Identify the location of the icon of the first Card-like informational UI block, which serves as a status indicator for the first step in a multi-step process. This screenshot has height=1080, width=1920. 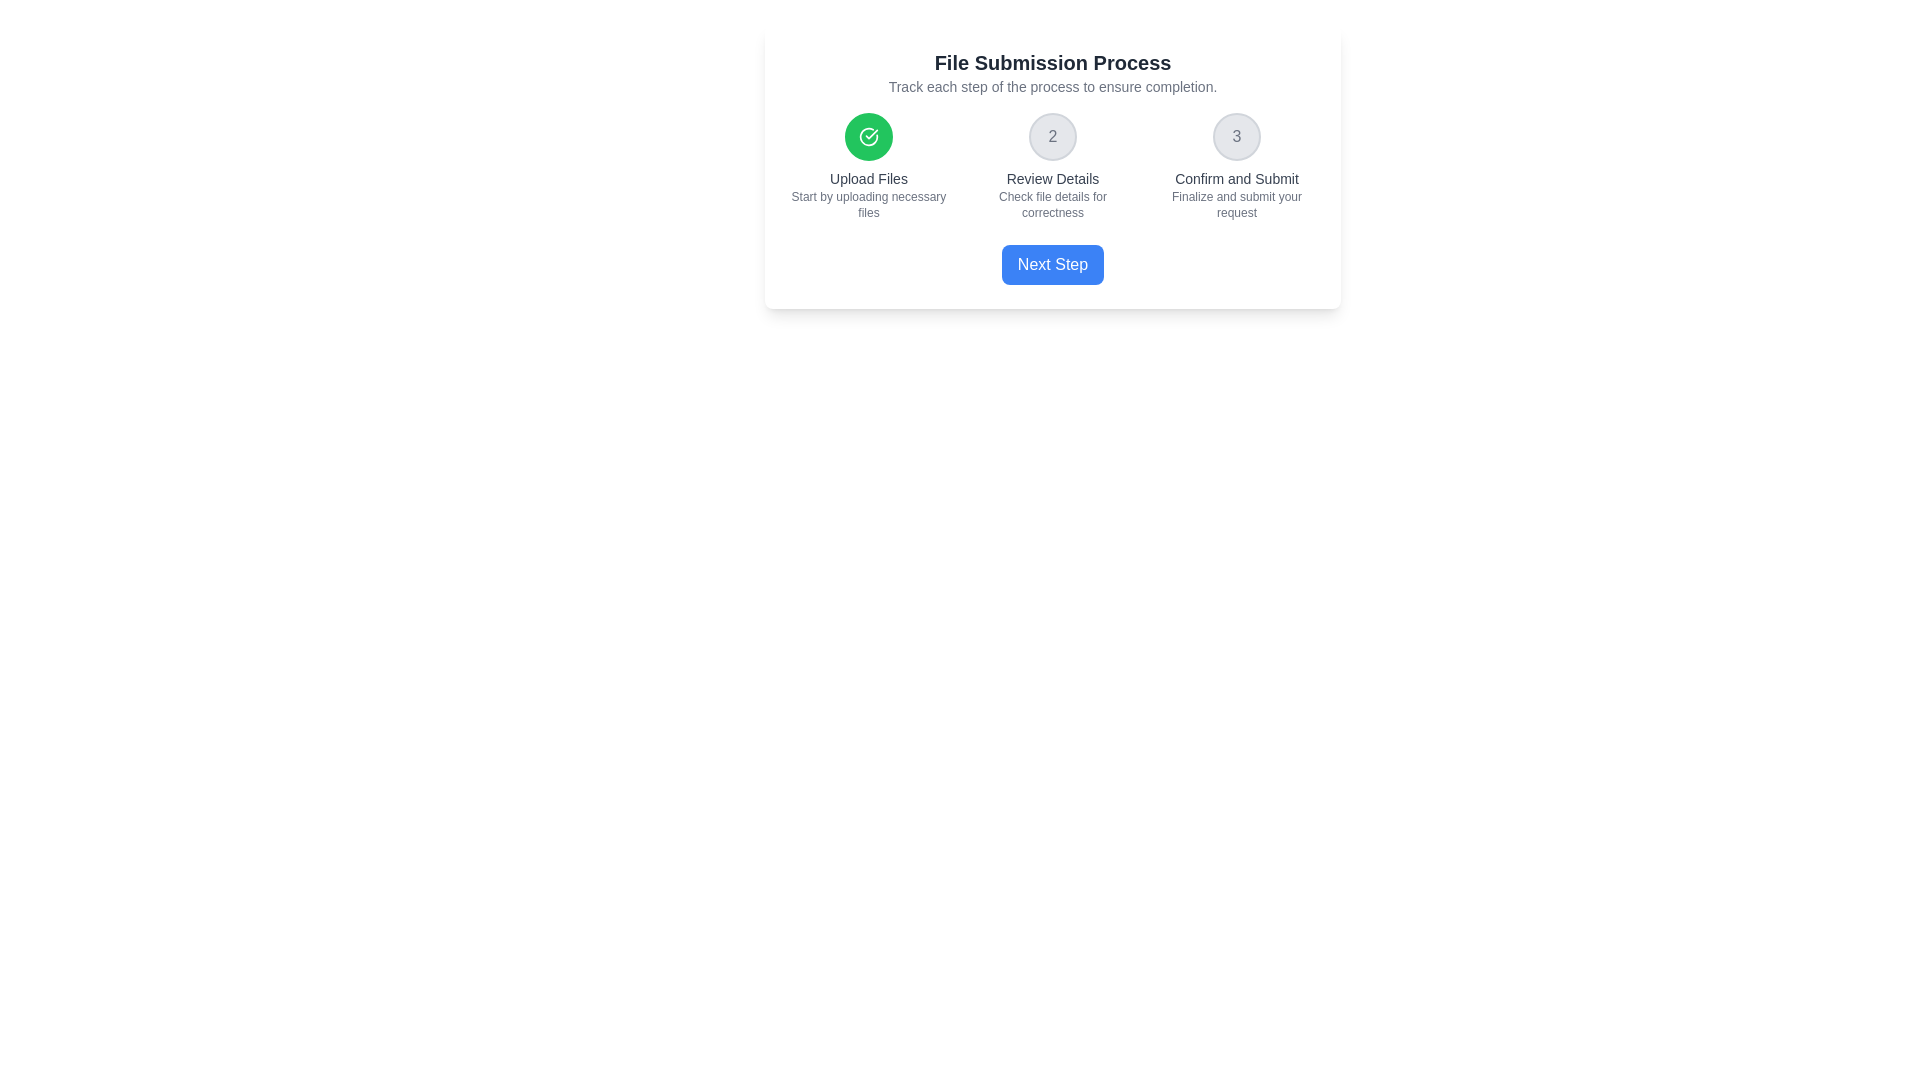
(868, 165).